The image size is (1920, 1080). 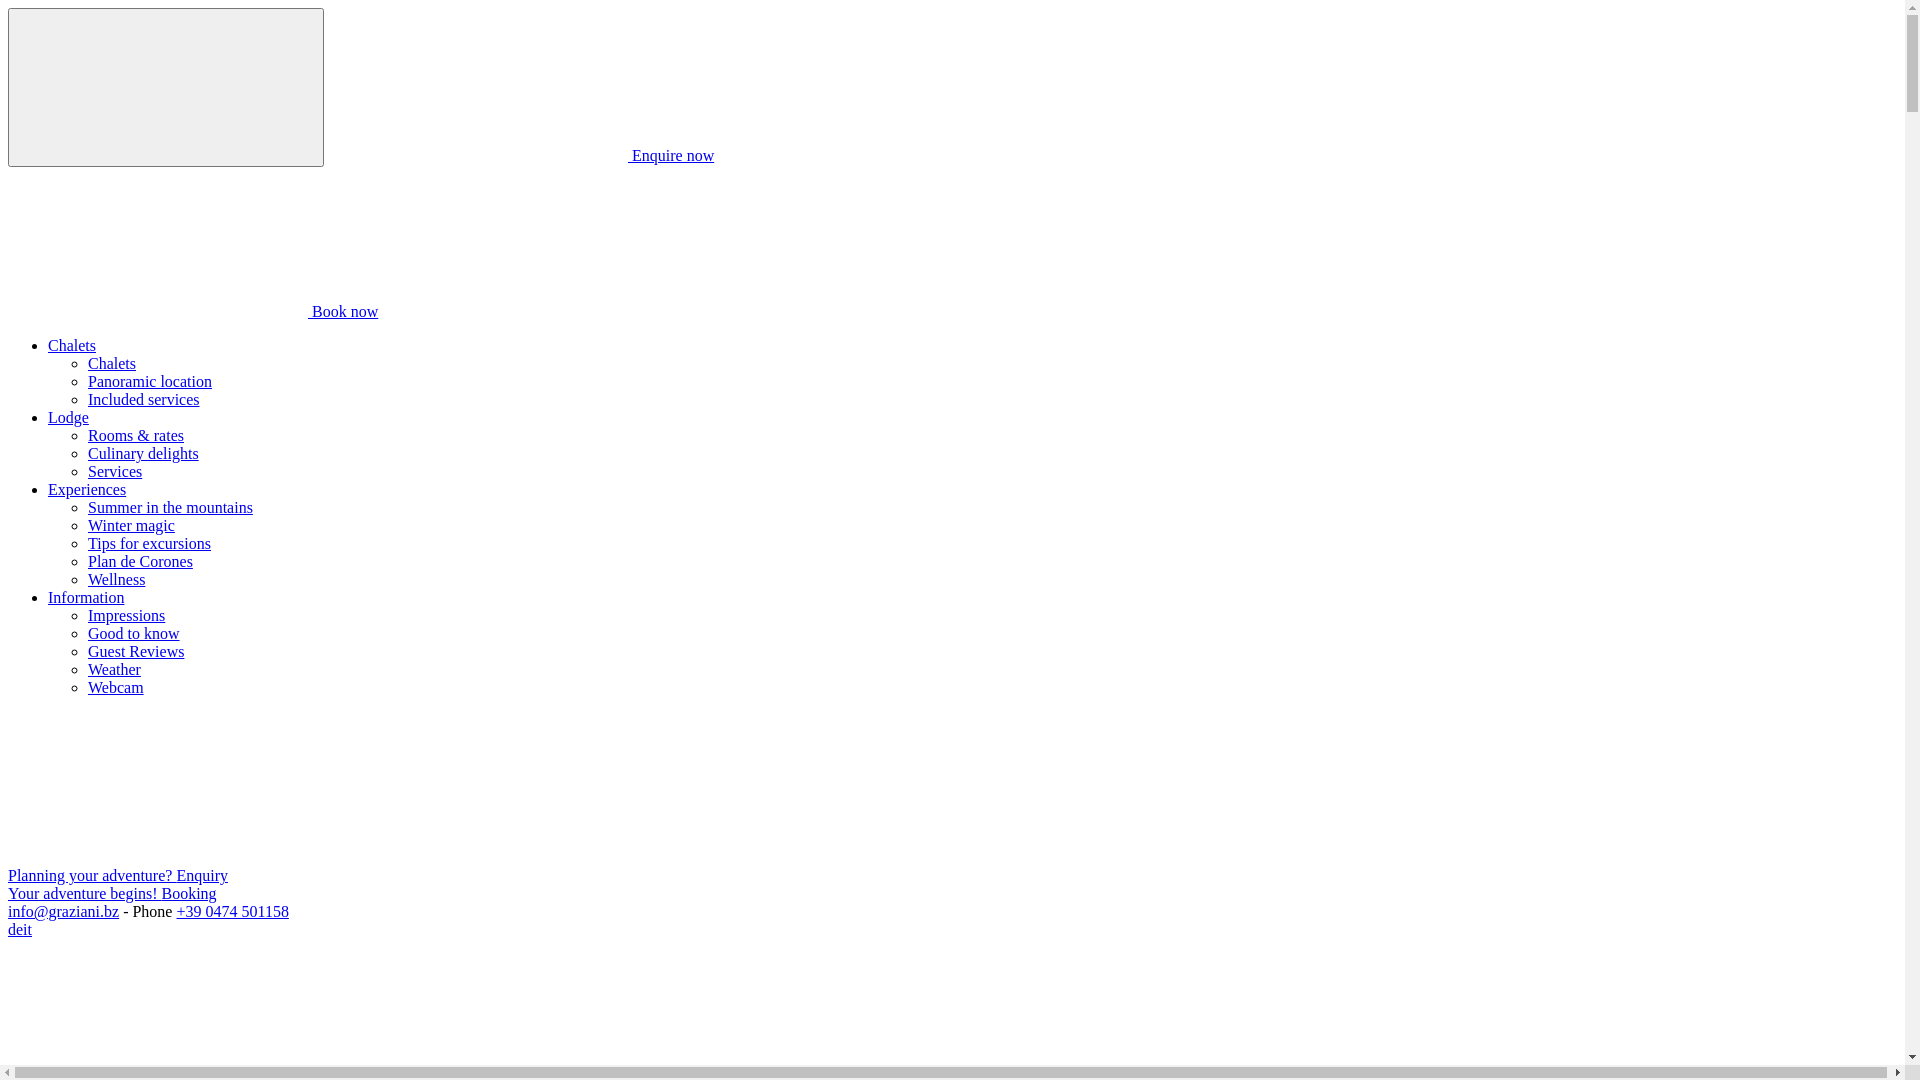 I want to click on 'Summer in the mountains', so click(x=170, y=506).